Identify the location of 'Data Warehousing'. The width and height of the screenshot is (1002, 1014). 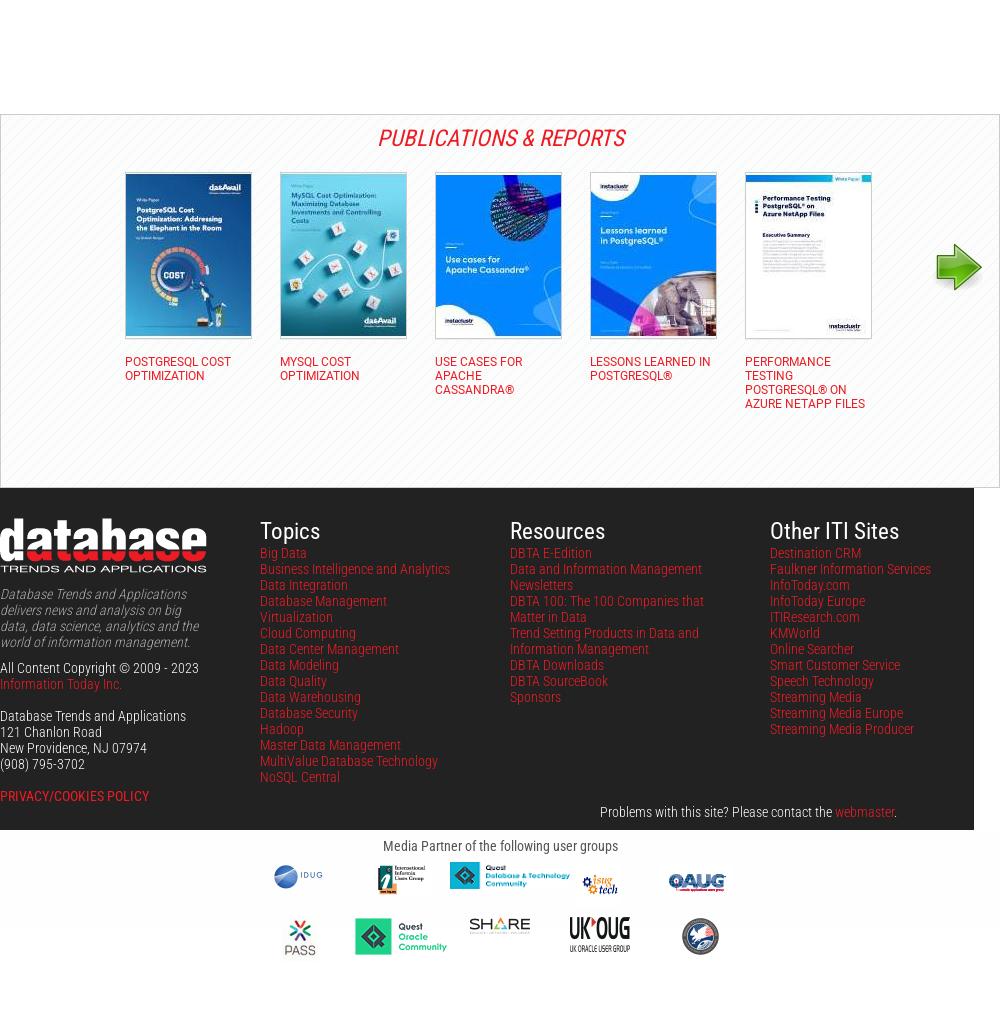
(309, 696).